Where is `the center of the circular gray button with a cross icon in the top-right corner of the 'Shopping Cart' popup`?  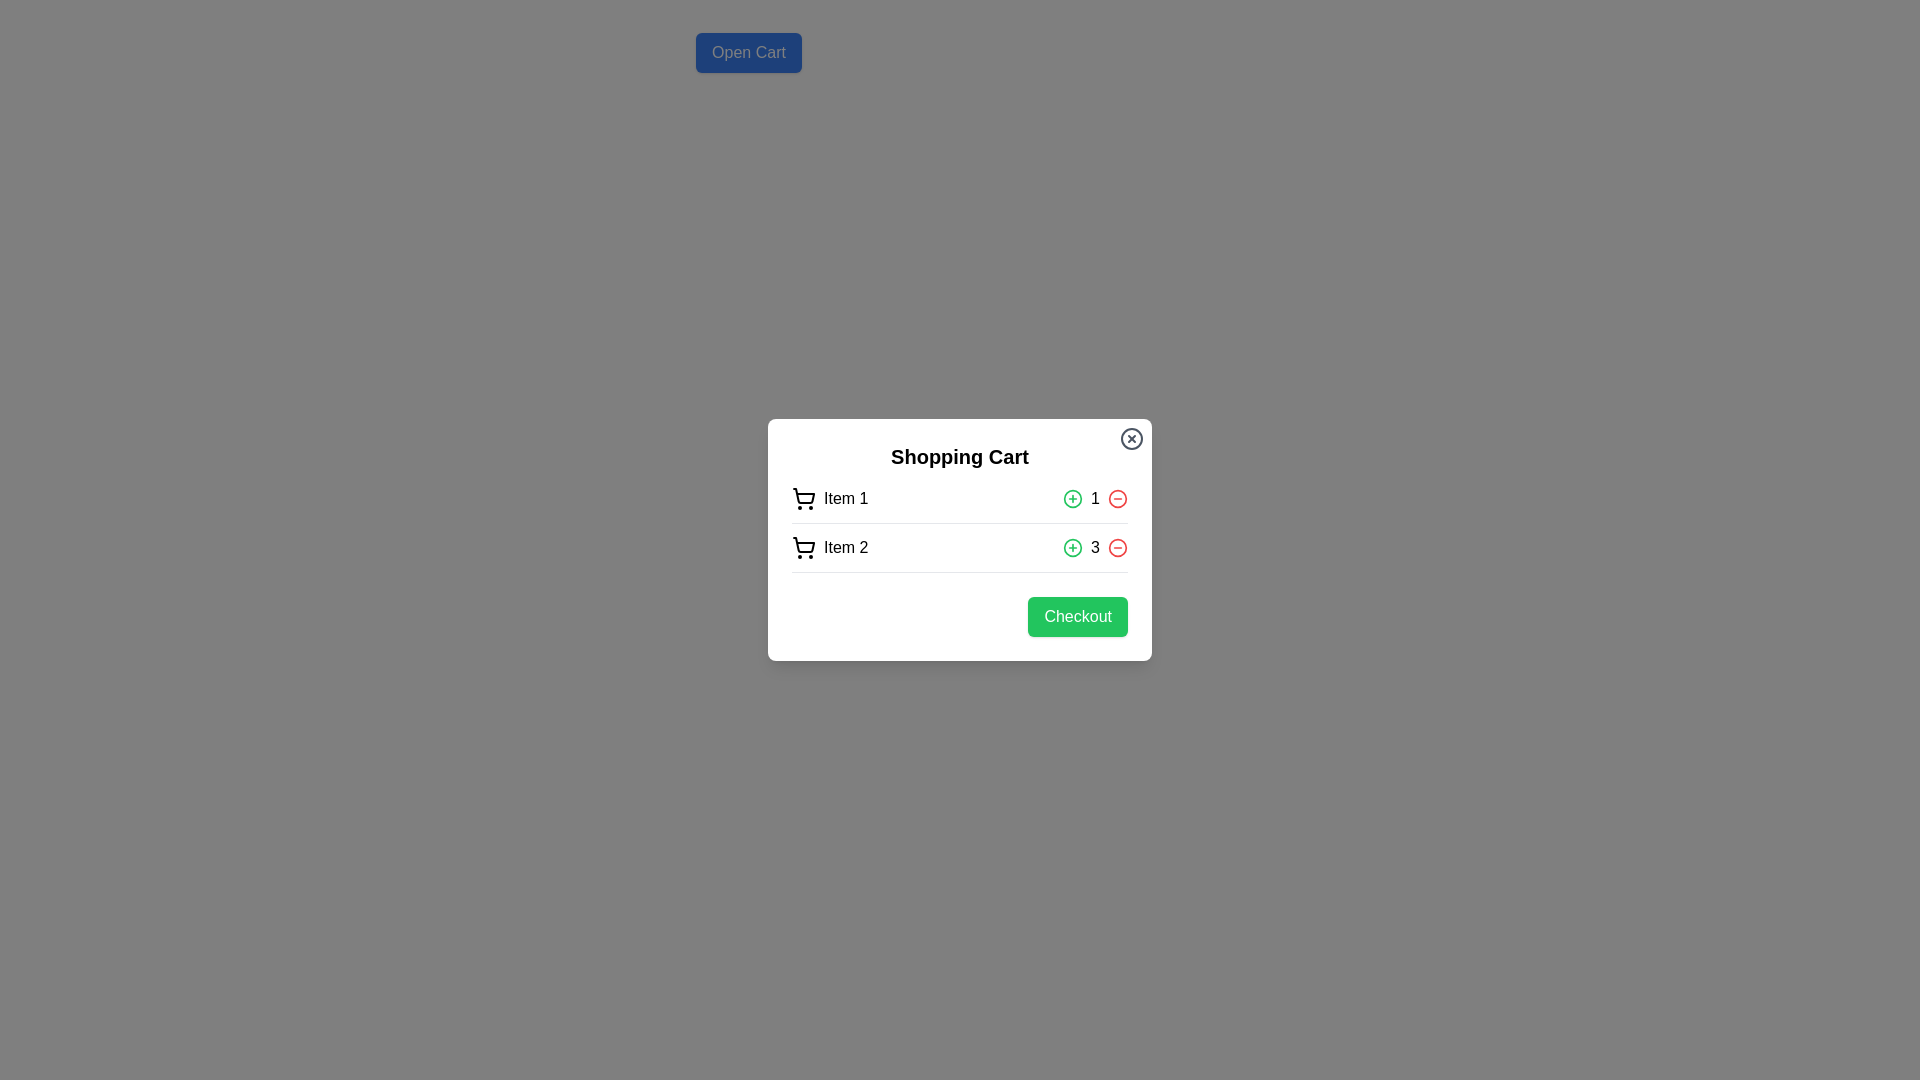
the center of the circular gray button with a cross icon in the top-right corner of the 'Shopping Cart' popup is located at coordinates (1132, 438).